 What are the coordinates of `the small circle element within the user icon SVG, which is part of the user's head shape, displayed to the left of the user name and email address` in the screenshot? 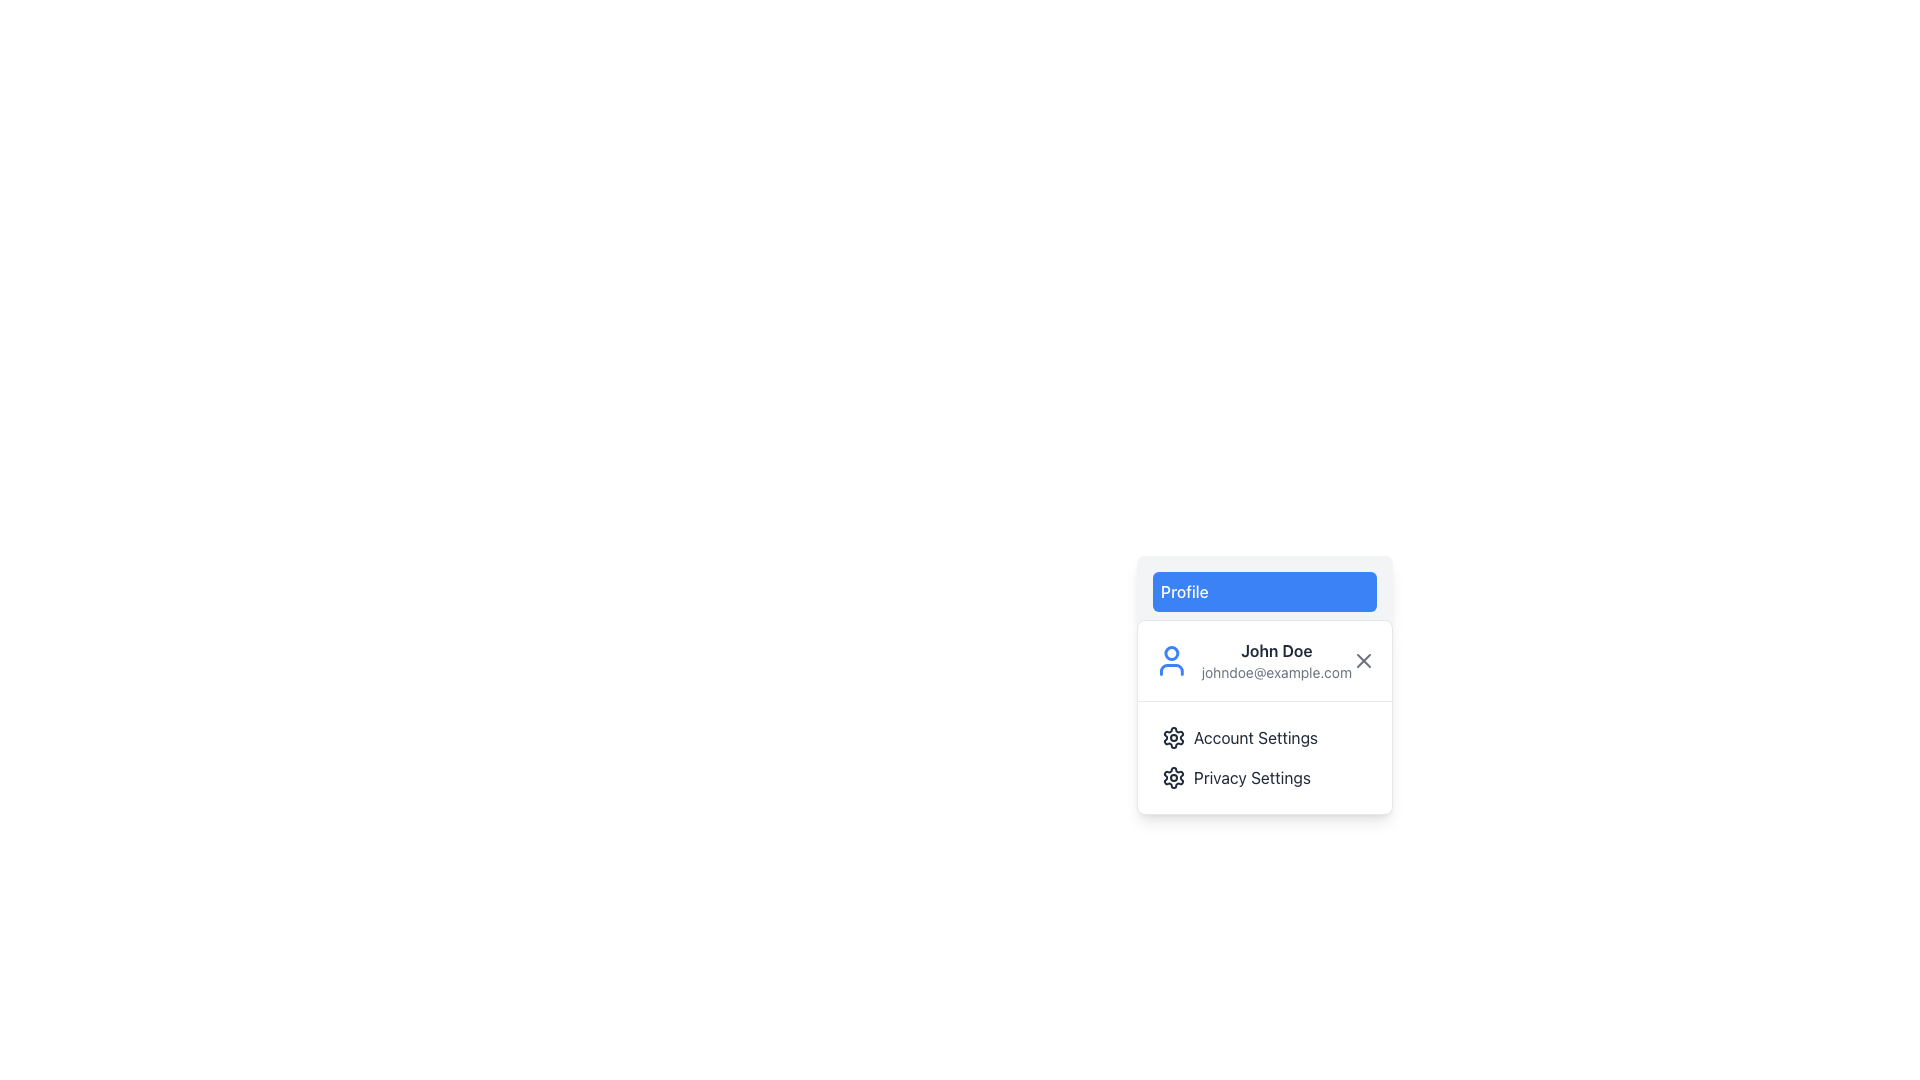 It's located at (1171, 653).